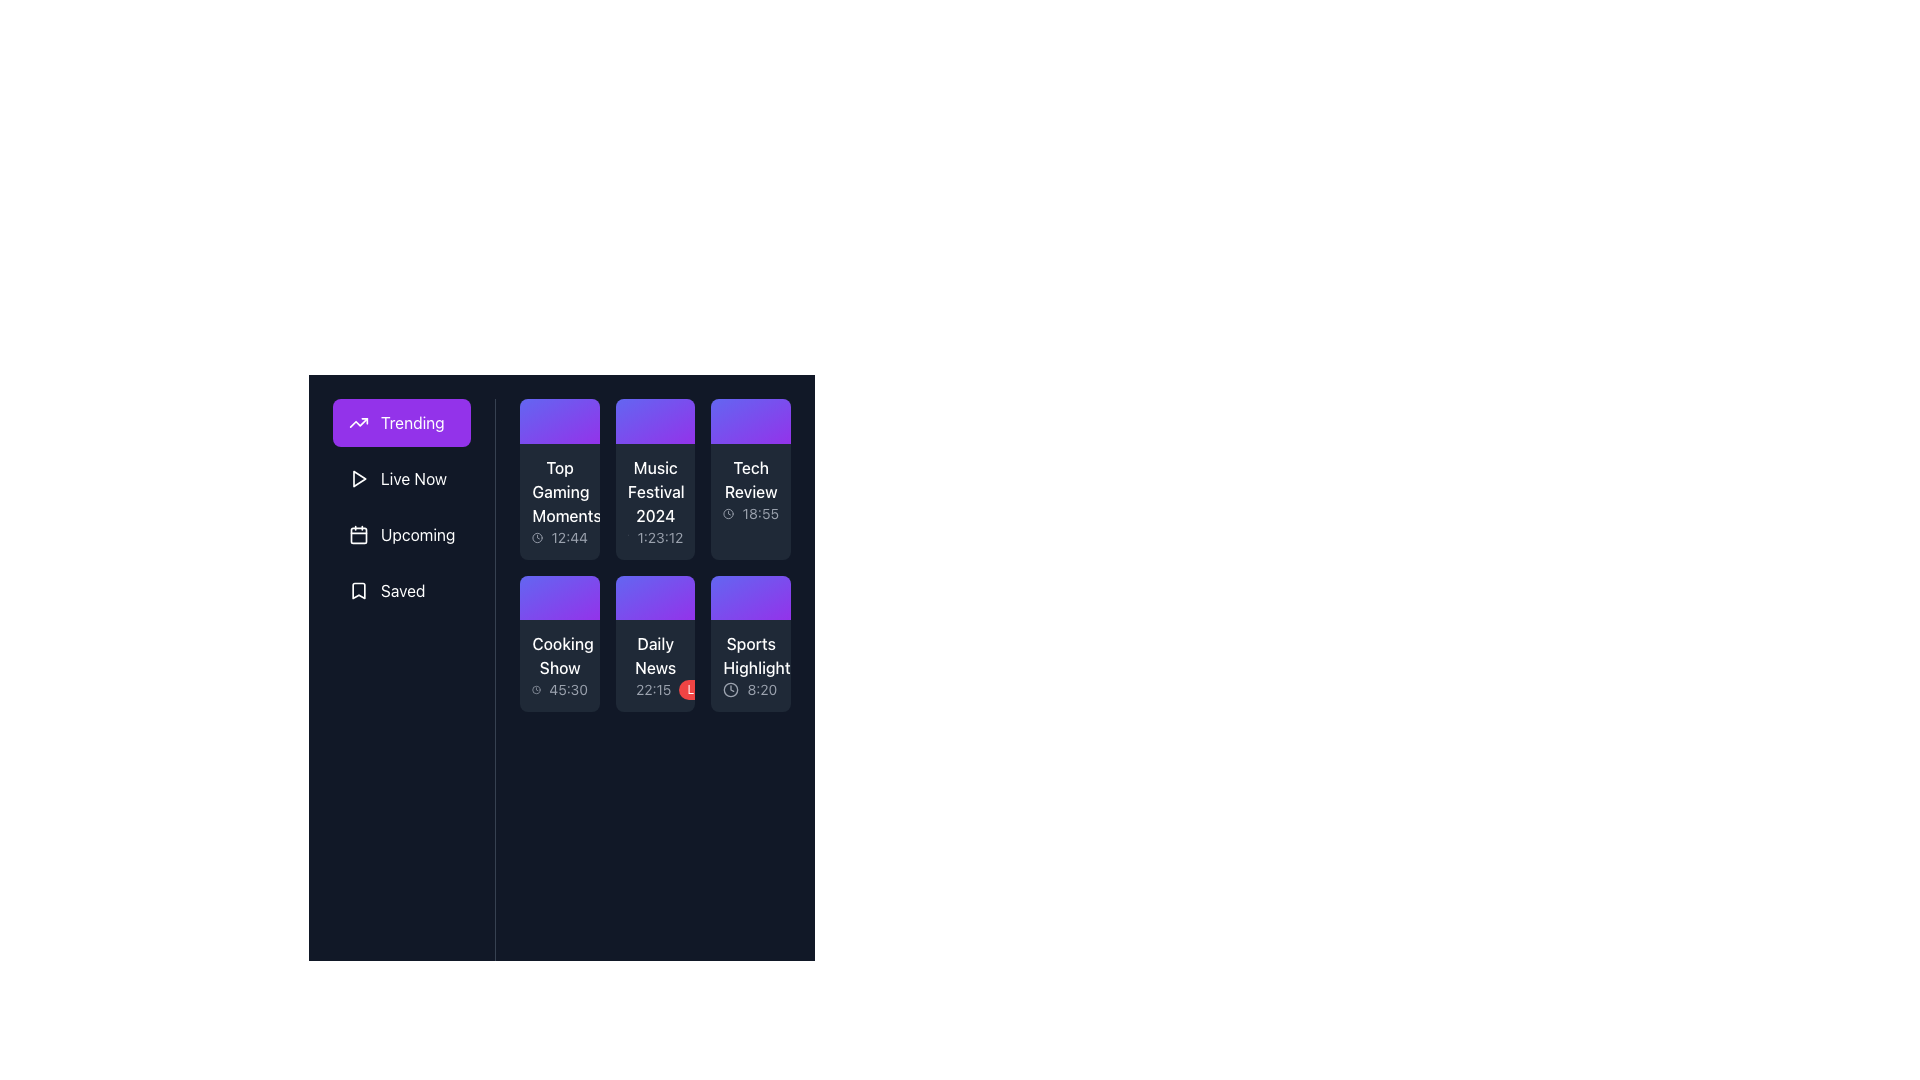 The width and height of the screenshot is (1920, 1080). What do you see at coordinates (560, 689) in the screenshot?
I see `the text '45:30' accompanied by a clock icon located at the bottom of the 'Cooking Show' card in the grid layout` at bounding box center [560, 689].